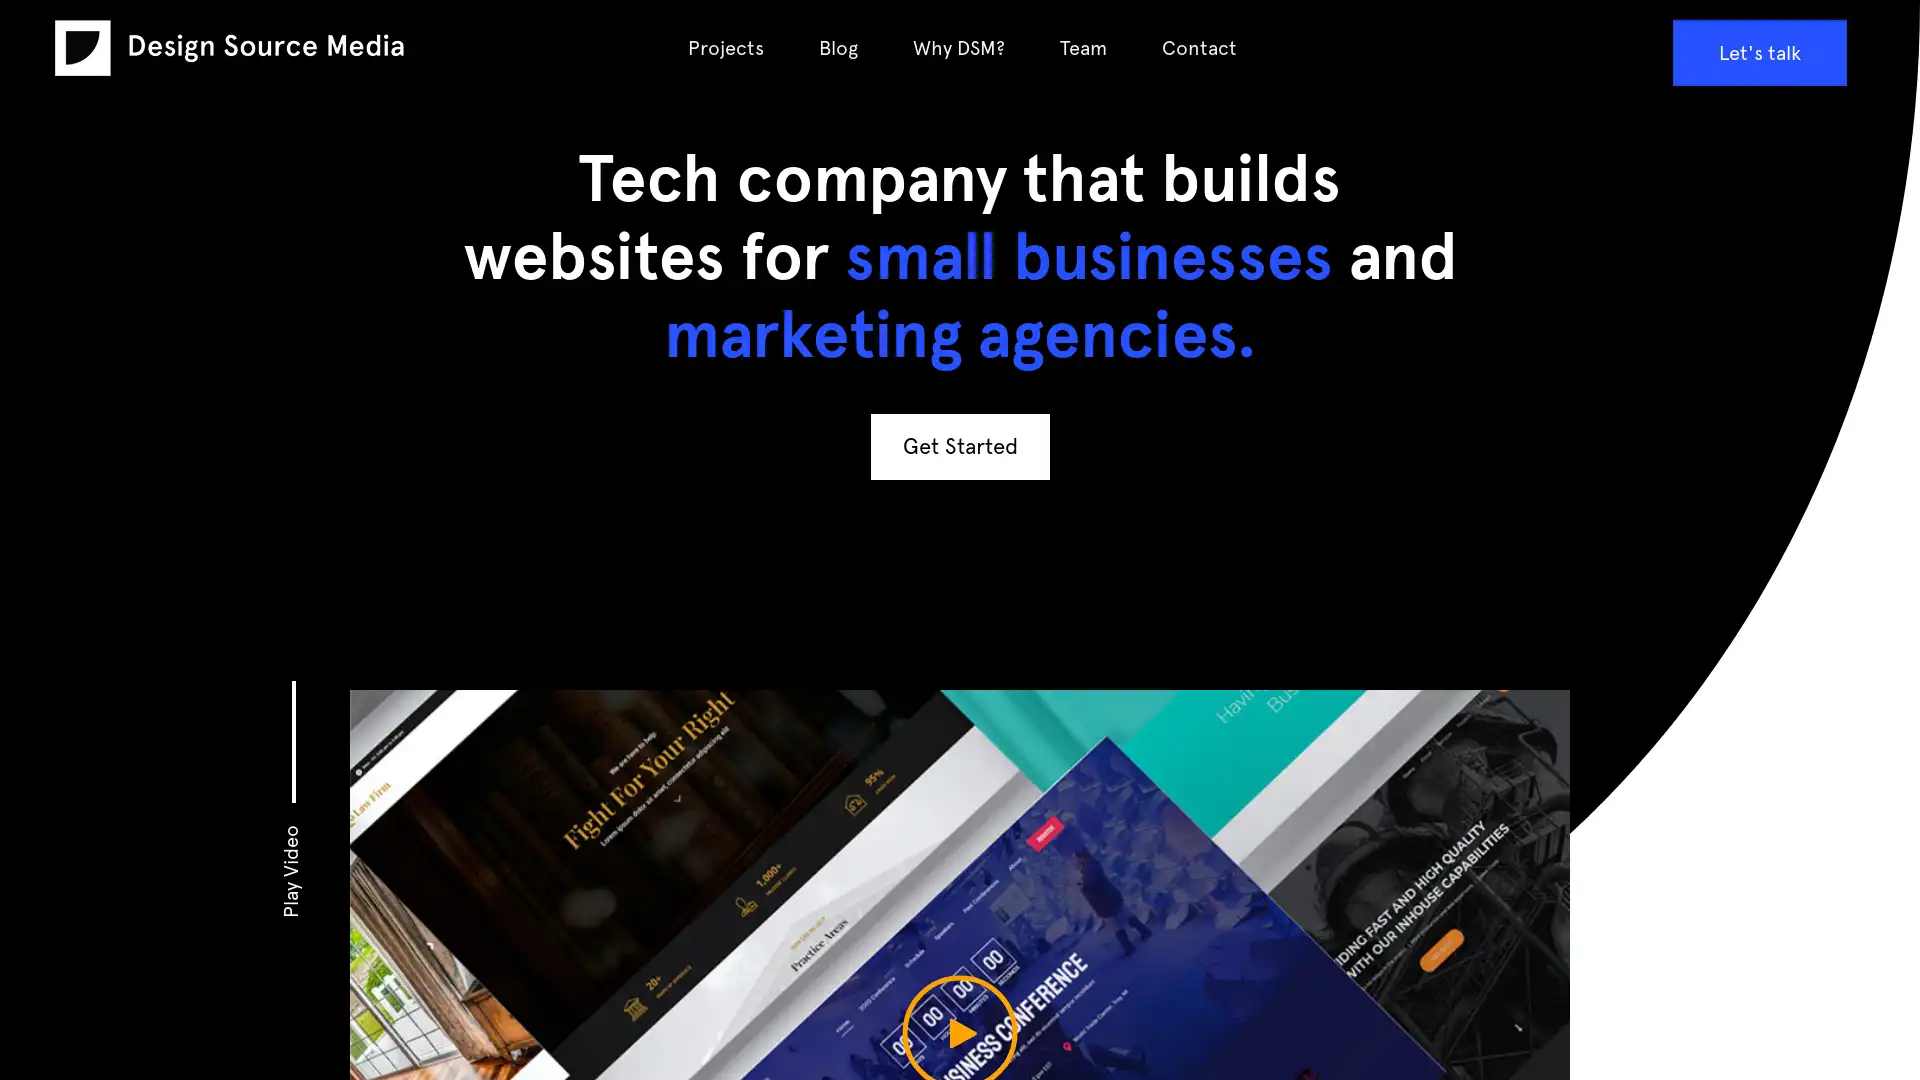  What do you see at coordinates (958, 445) in the screenshot?
I see `Get Started` at bounding box center [958, 445].